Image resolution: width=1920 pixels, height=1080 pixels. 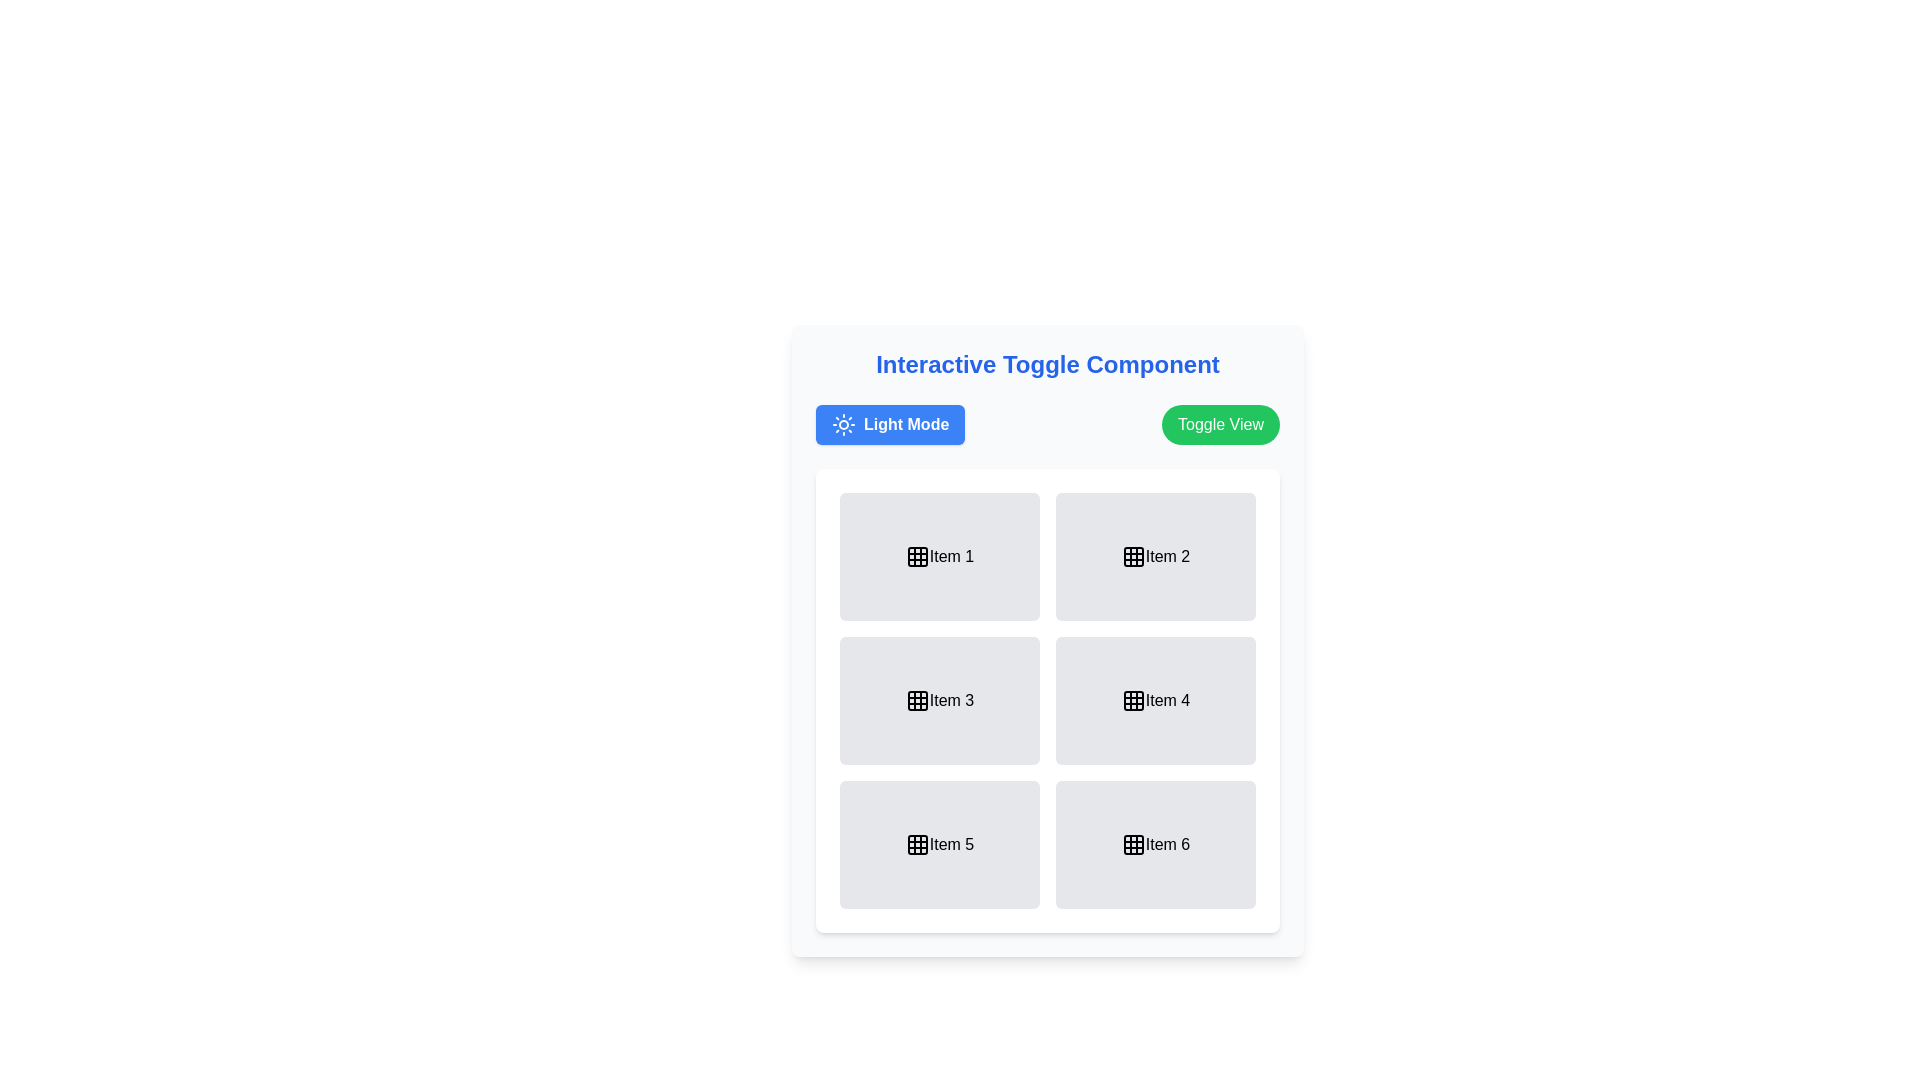 I want to click on the small square with rounded corners located in the bottom-right corner of the 3x3 grid icon labeled 'Item 6', so click(x=1133, y=844).